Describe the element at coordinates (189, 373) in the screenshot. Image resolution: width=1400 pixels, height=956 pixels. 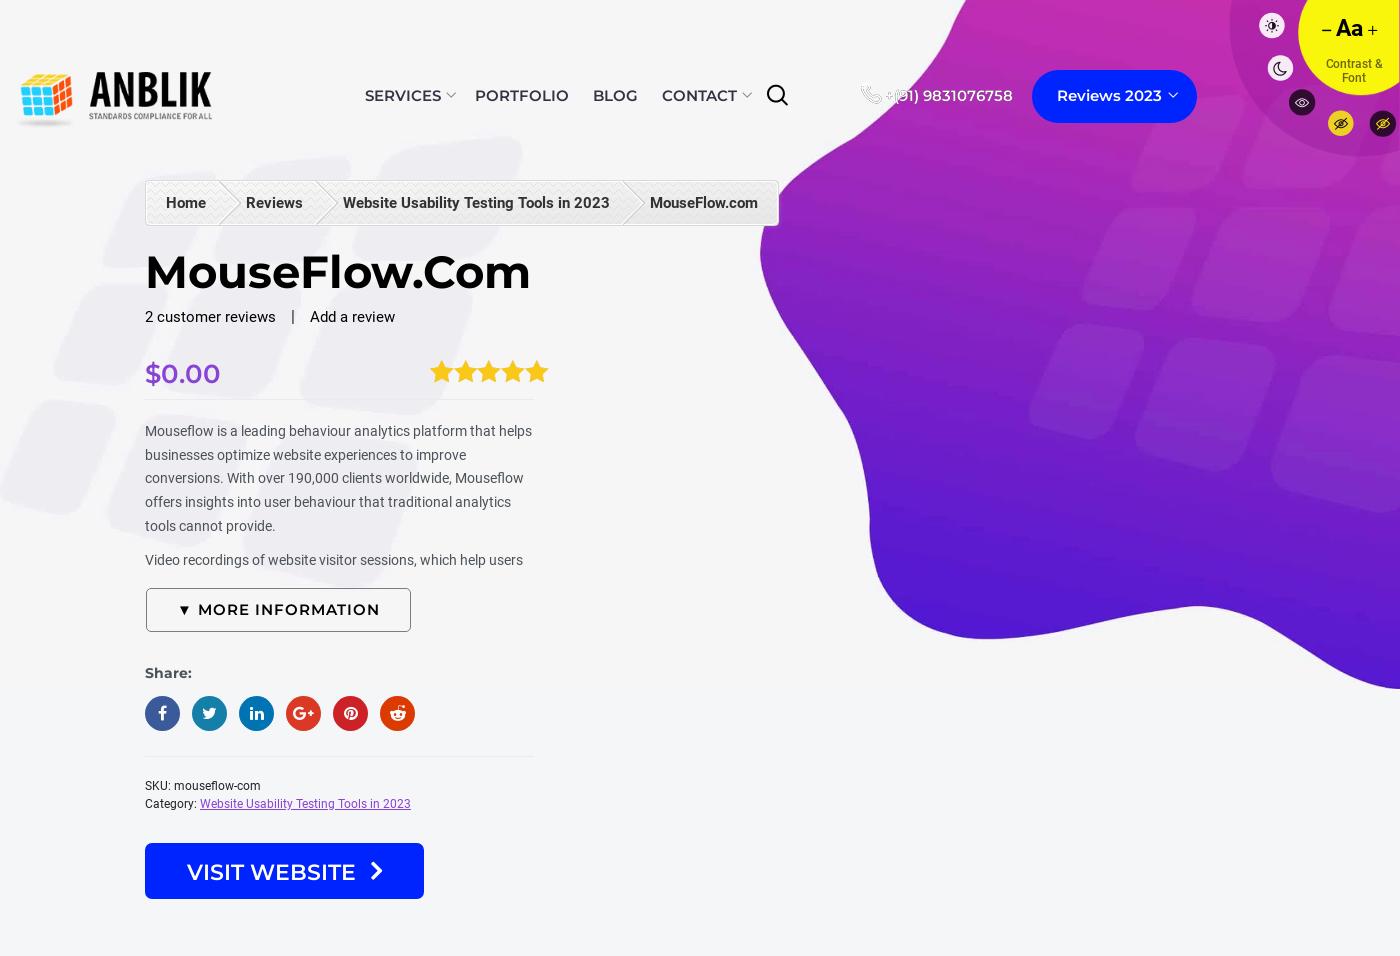
I see `'0.00'` at that location.